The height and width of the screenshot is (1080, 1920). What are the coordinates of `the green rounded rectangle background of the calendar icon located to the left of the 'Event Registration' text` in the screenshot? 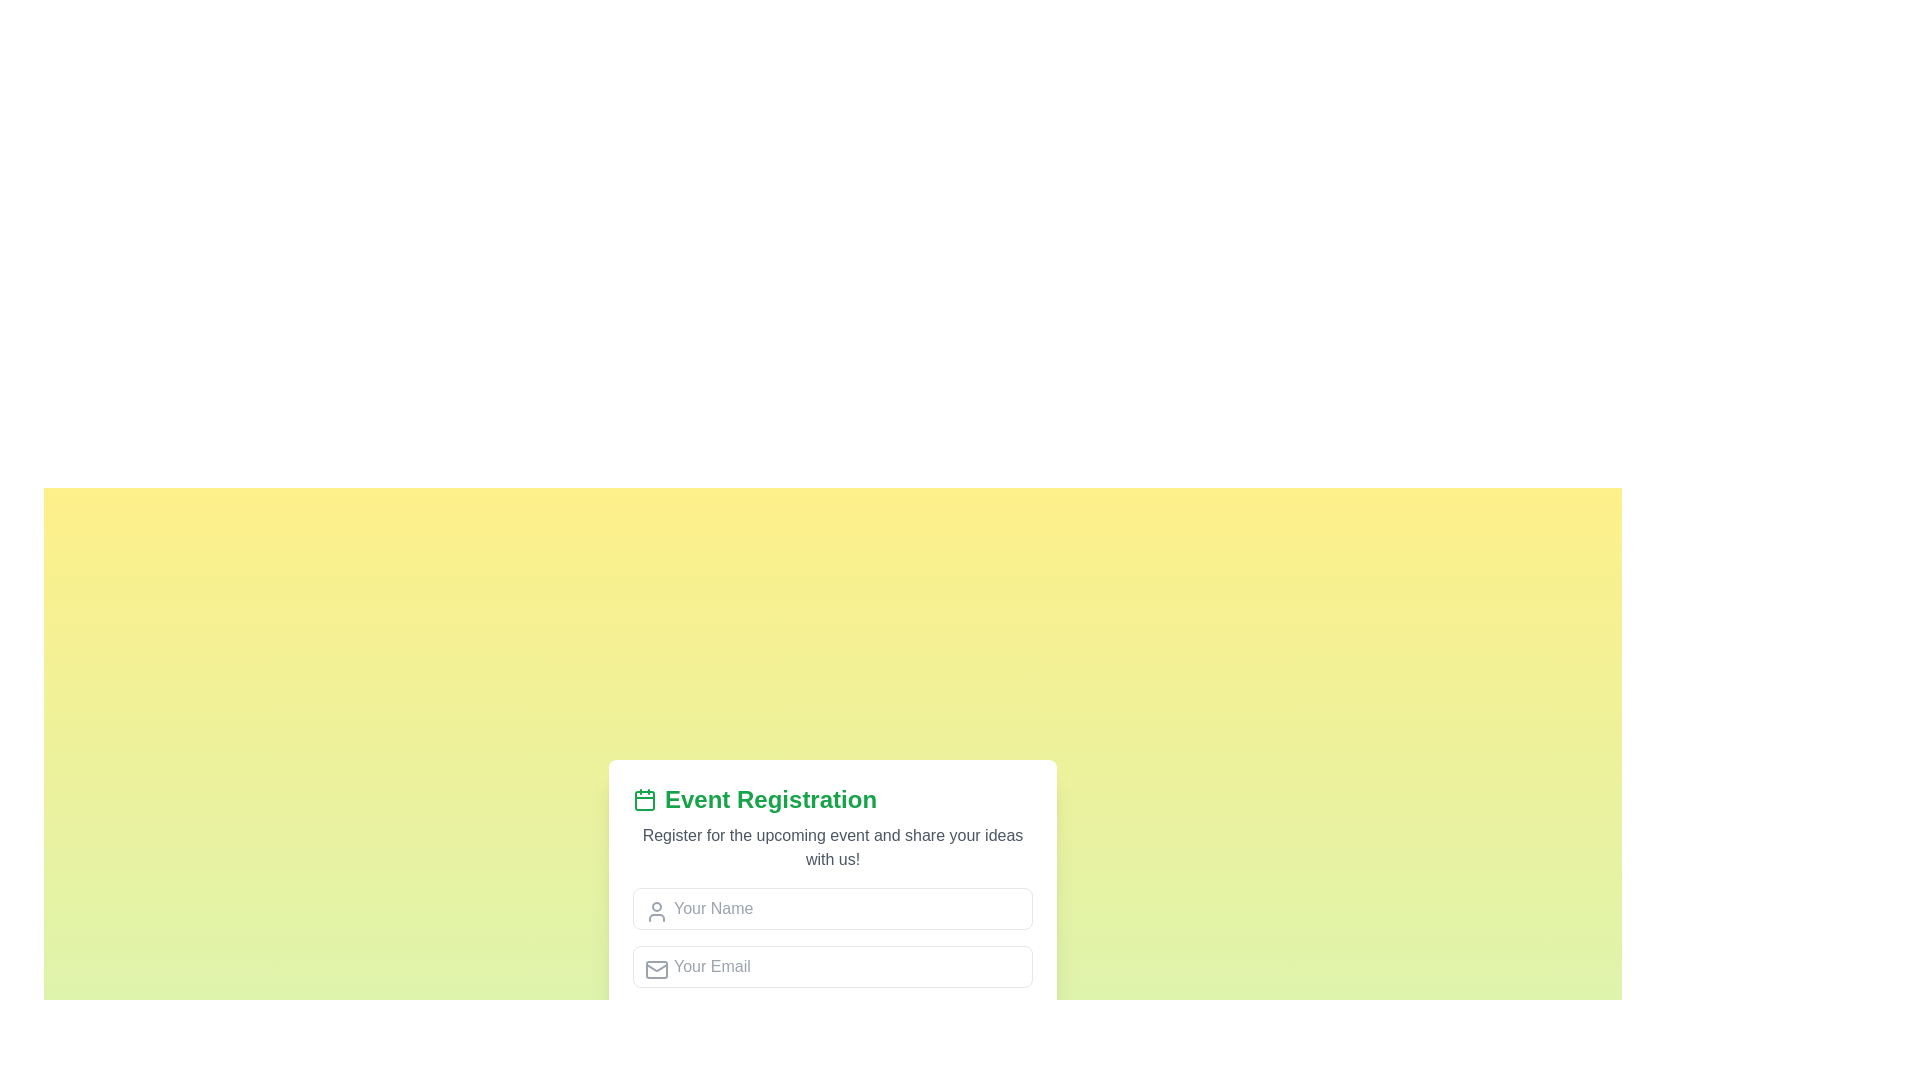 It's located at (644, 798).